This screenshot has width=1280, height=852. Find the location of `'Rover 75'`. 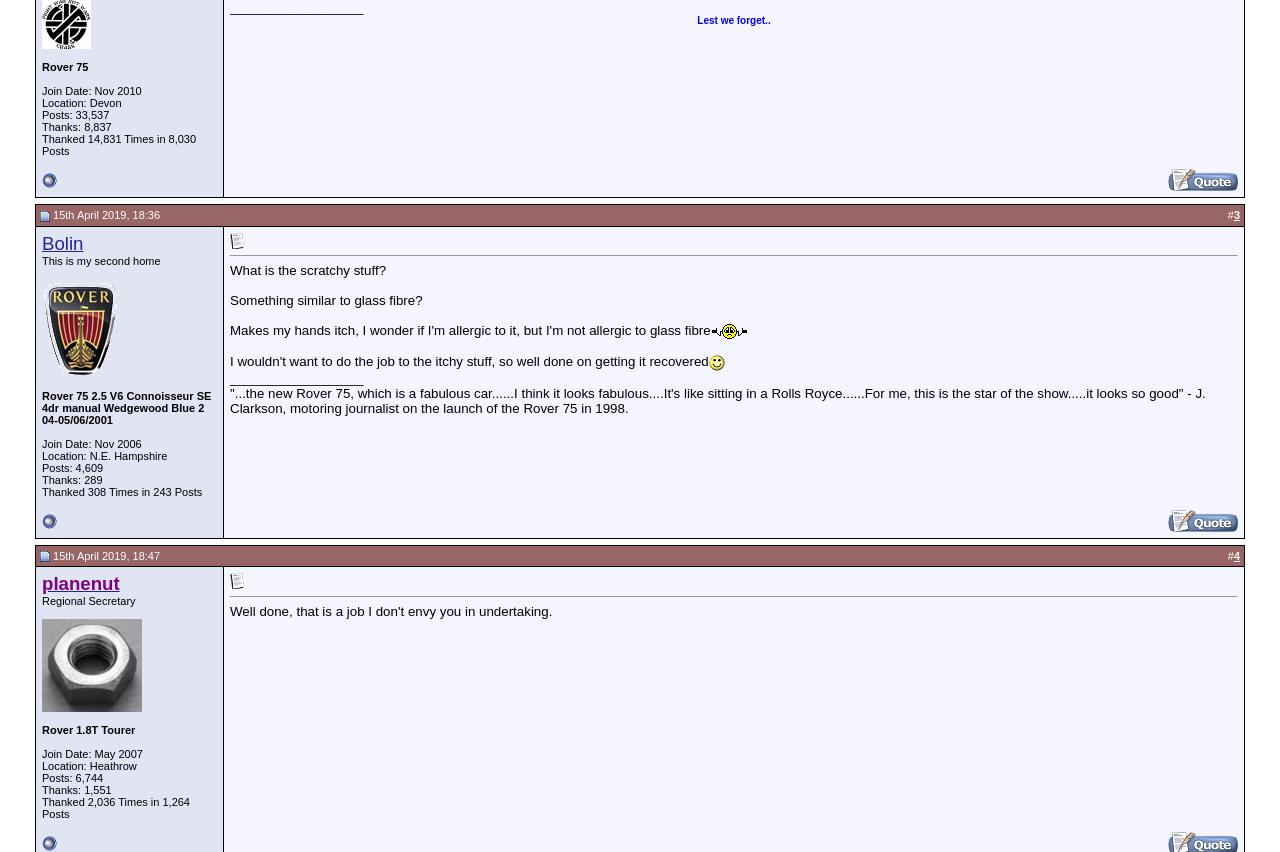

'Rover 75' is located at coordinates (65, 66).